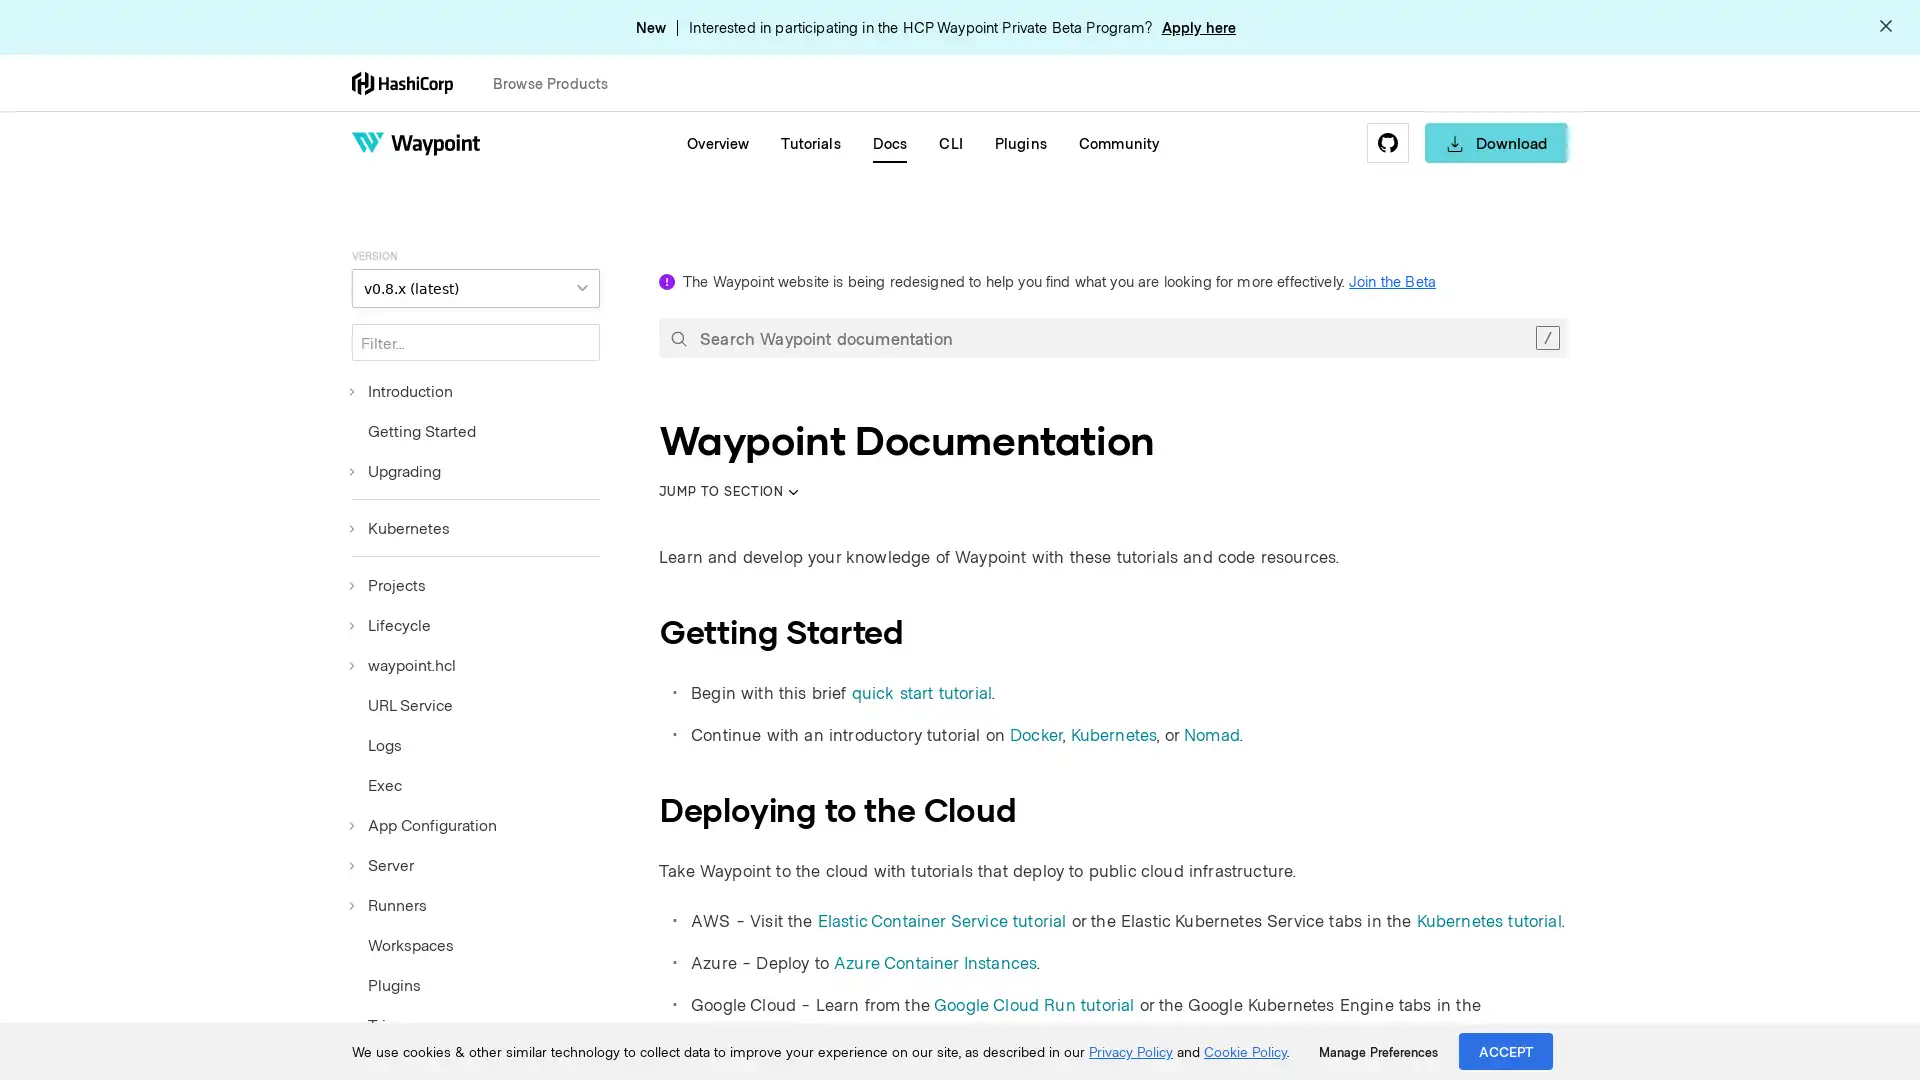 Image resolution: width=1920 pixels, height=1080 pixels. I want to click on Submit your search query., so click(678, 337).